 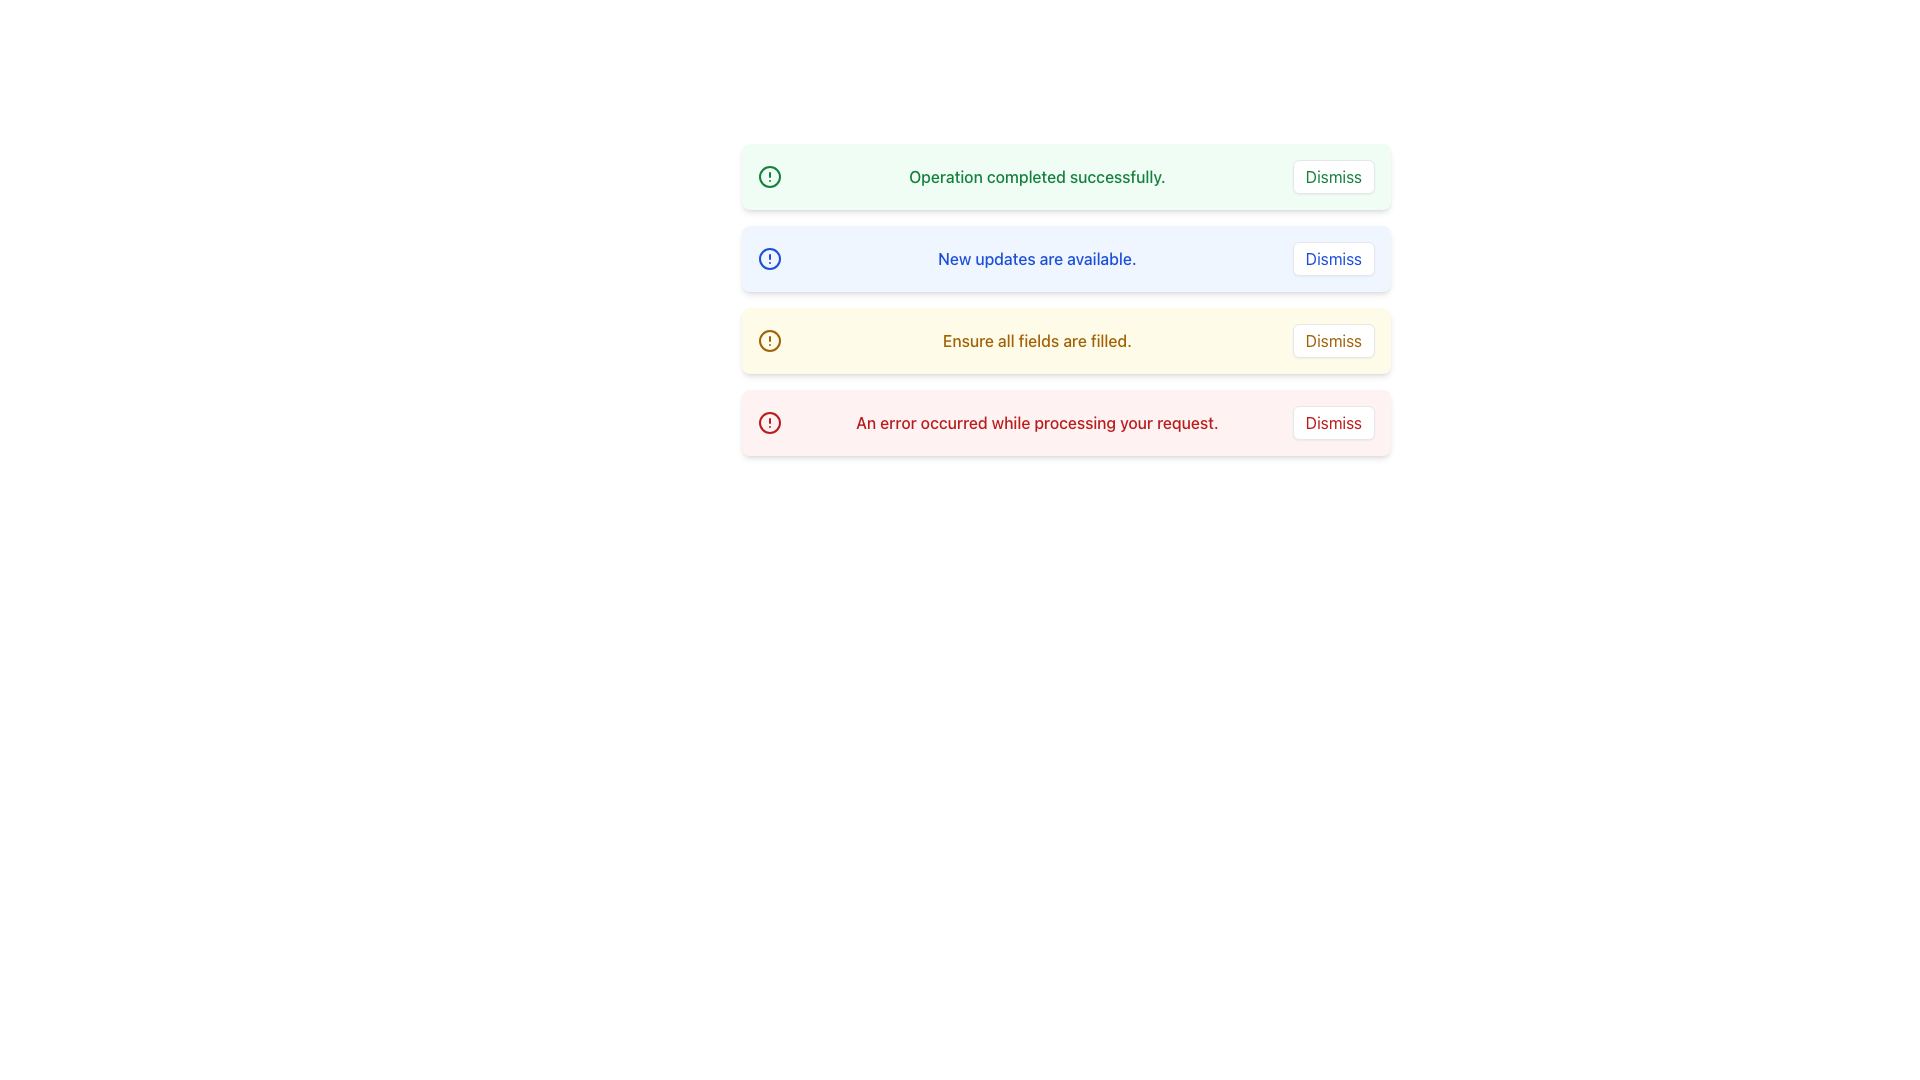 What do you see at coordinates (1333, 257) in the screenshot?
I see `the 'Dismiss' button, which is a rectangular button with rounded corners, white background, and blue text, located within a notification box with a blue background` at bounding box center [1333, 257].